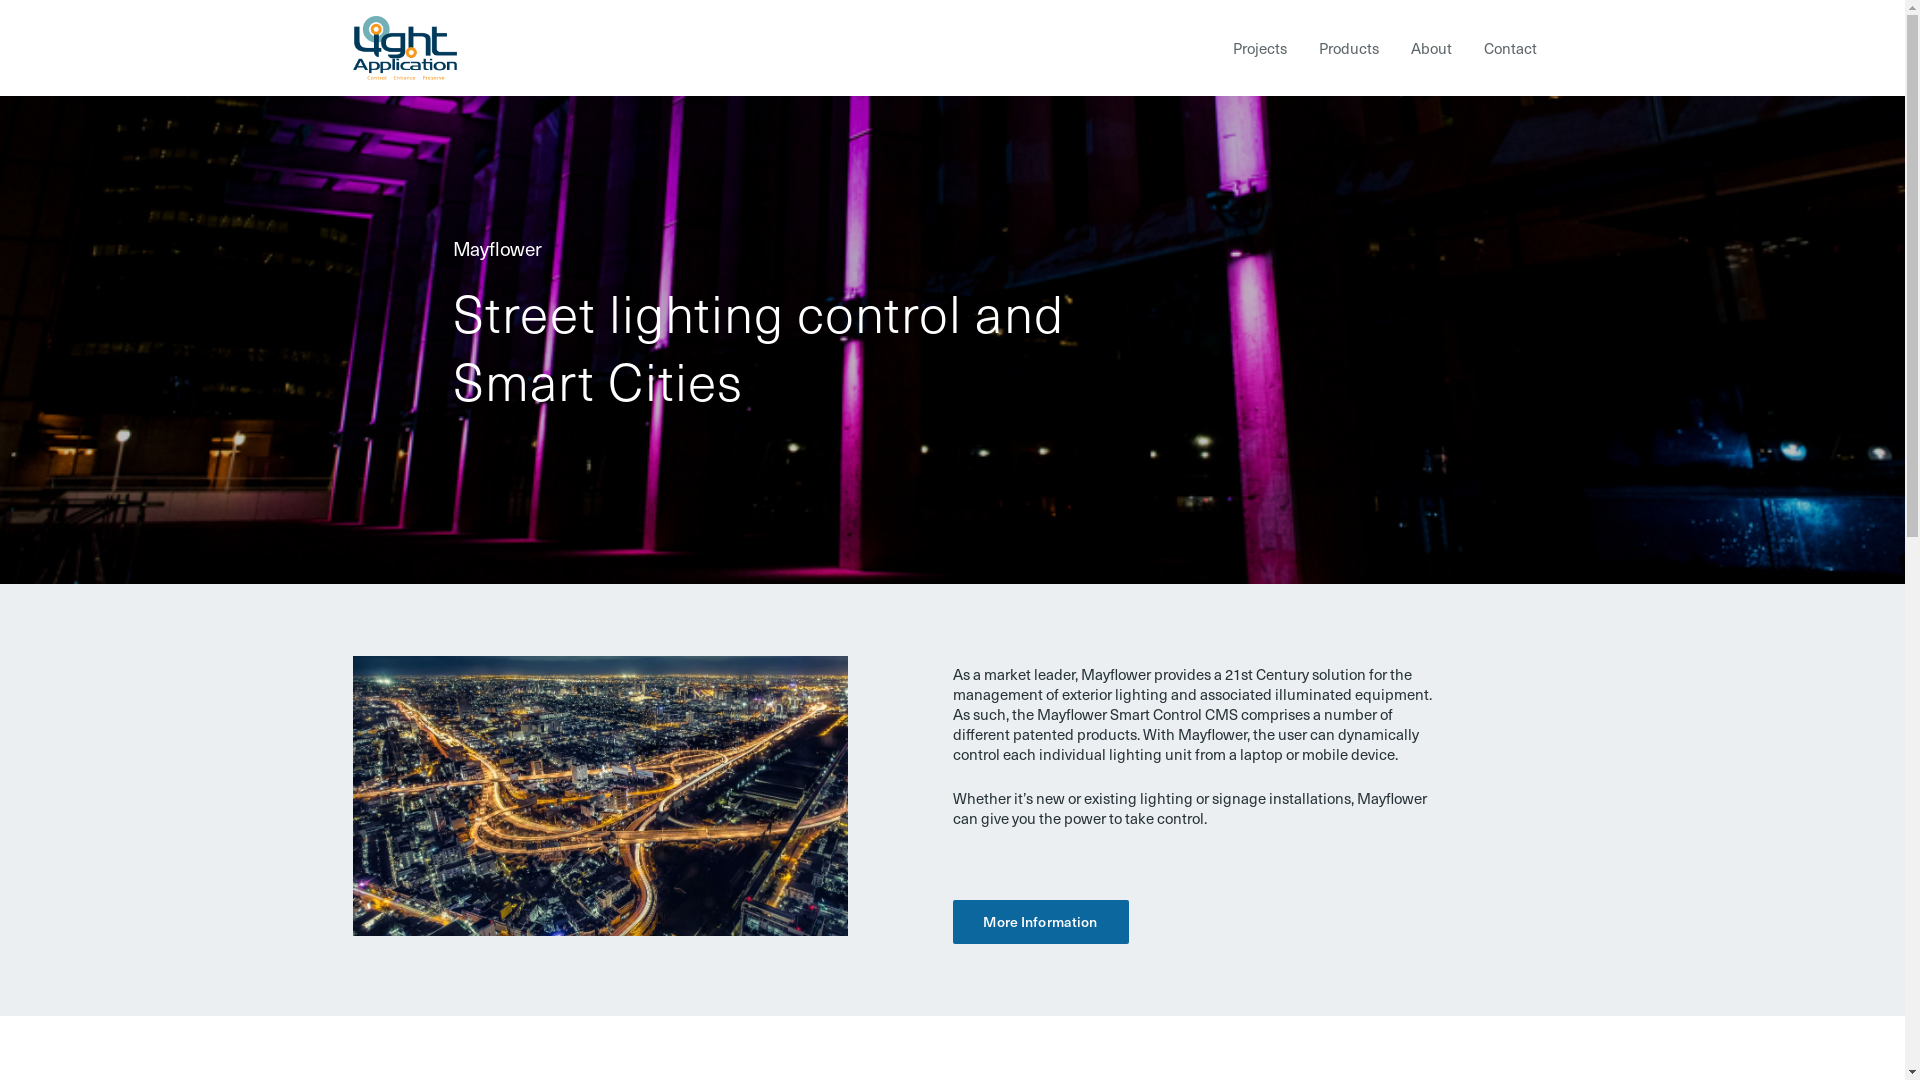 The width and height of the screenshot is (1920, 1080). Describe the element at coordinates (950, 921) in the screenshot. I see `'More Information'` at that location.